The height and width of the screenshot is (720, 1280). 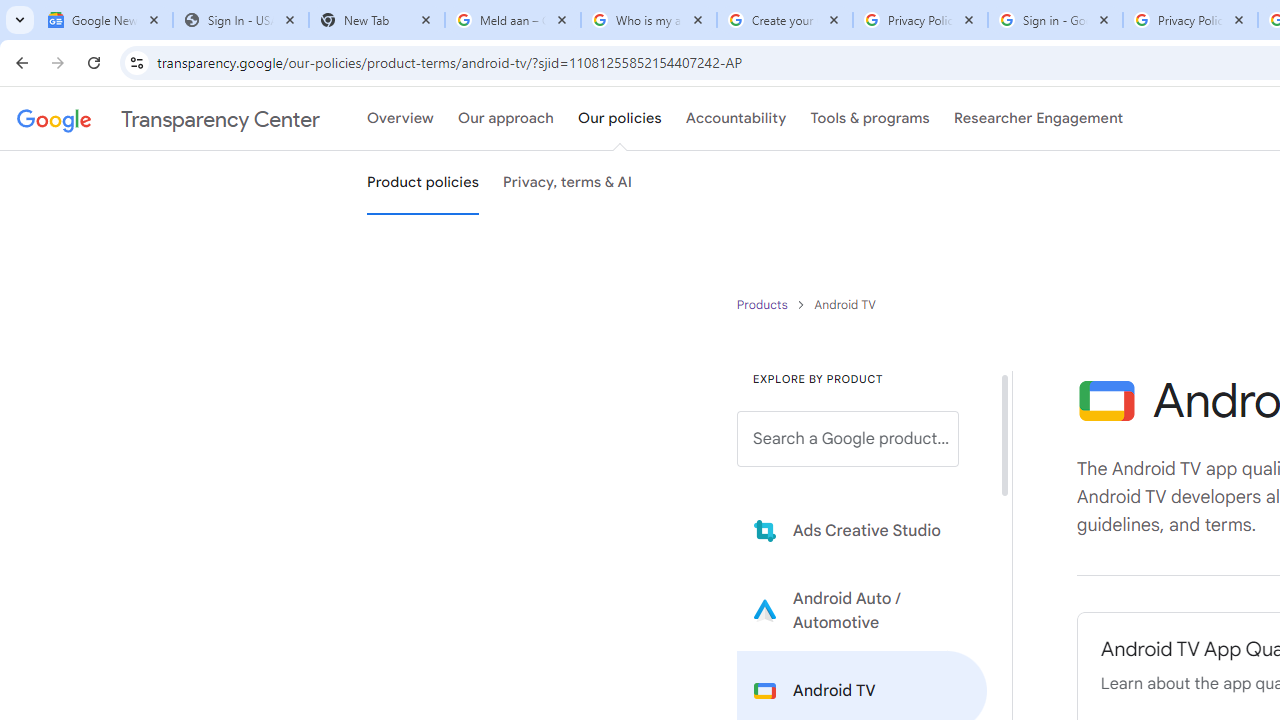 I want to click on 'Sign in - Google Accounts', so click(x=1054, y=20).